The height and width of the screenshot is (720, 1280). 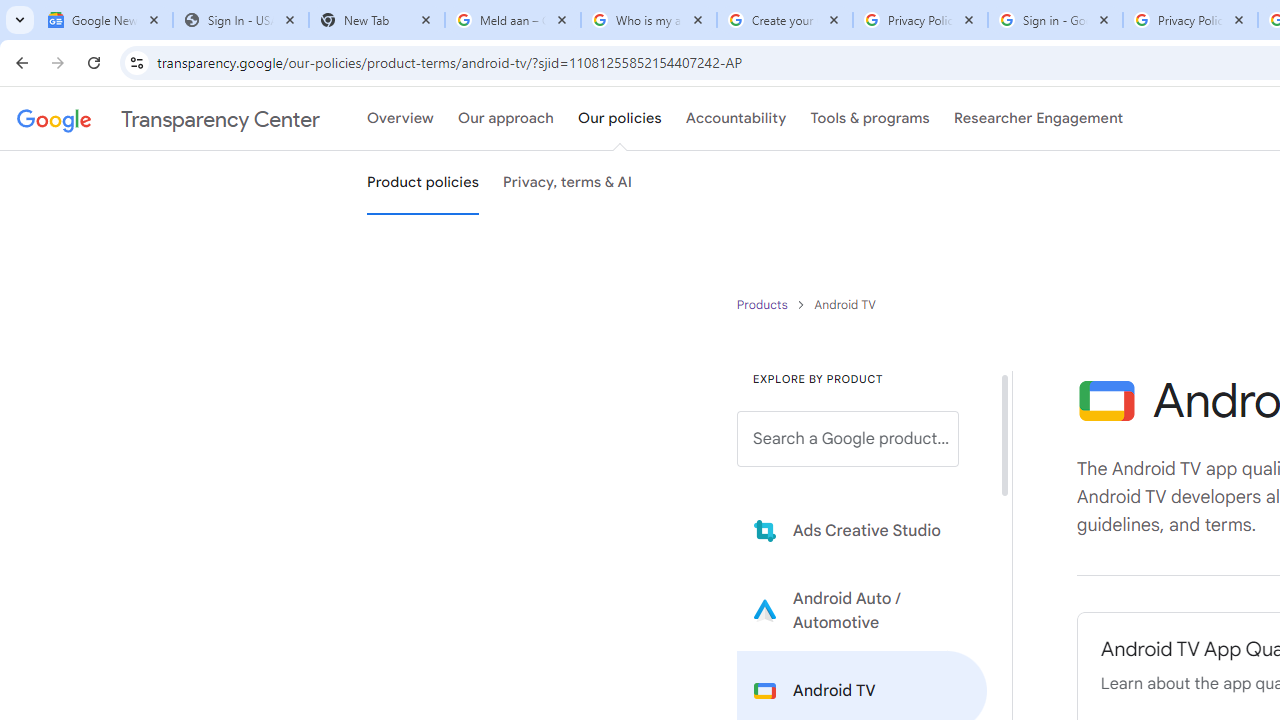 I want to click on 'Sign in - Google Accounts', so click(x=1054, y=20).